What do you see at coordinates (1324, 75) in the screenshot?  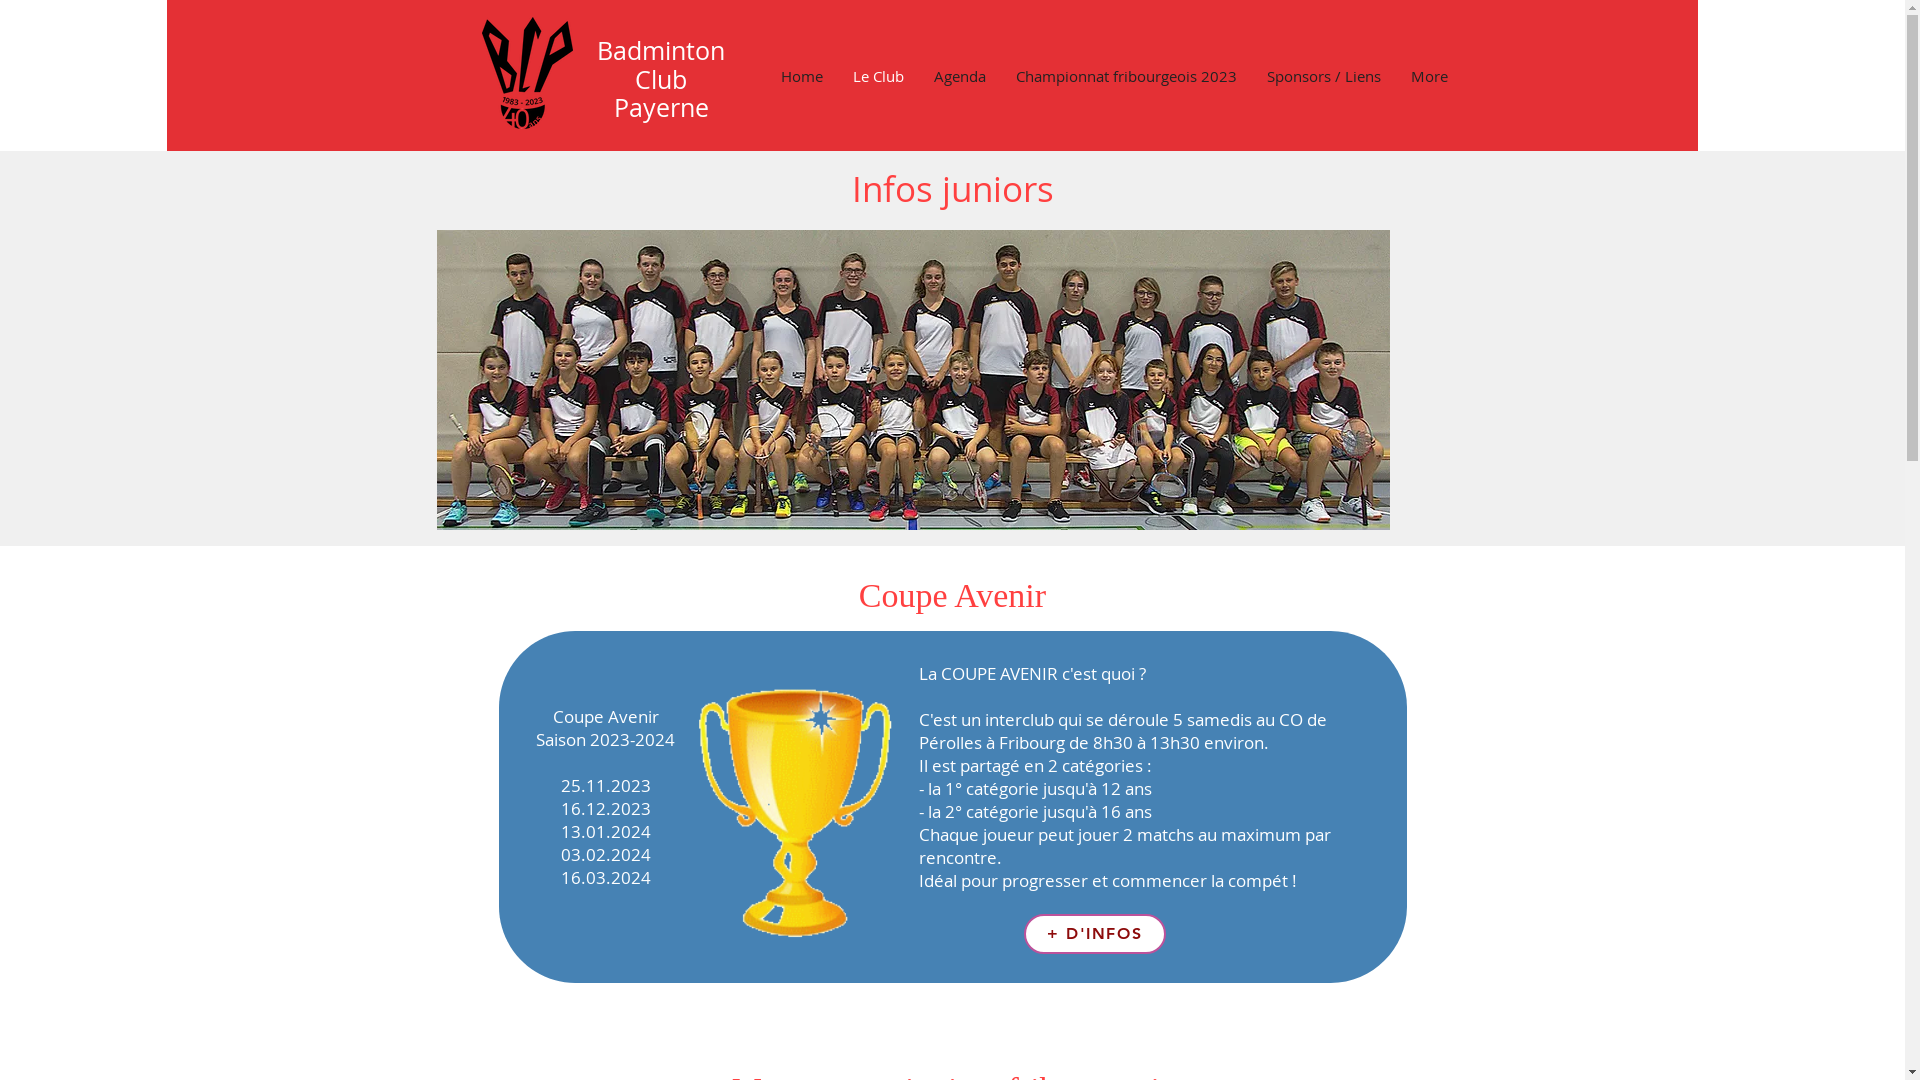 I see `'Sponsors / Liens'` at bounding box center [1324, 75].